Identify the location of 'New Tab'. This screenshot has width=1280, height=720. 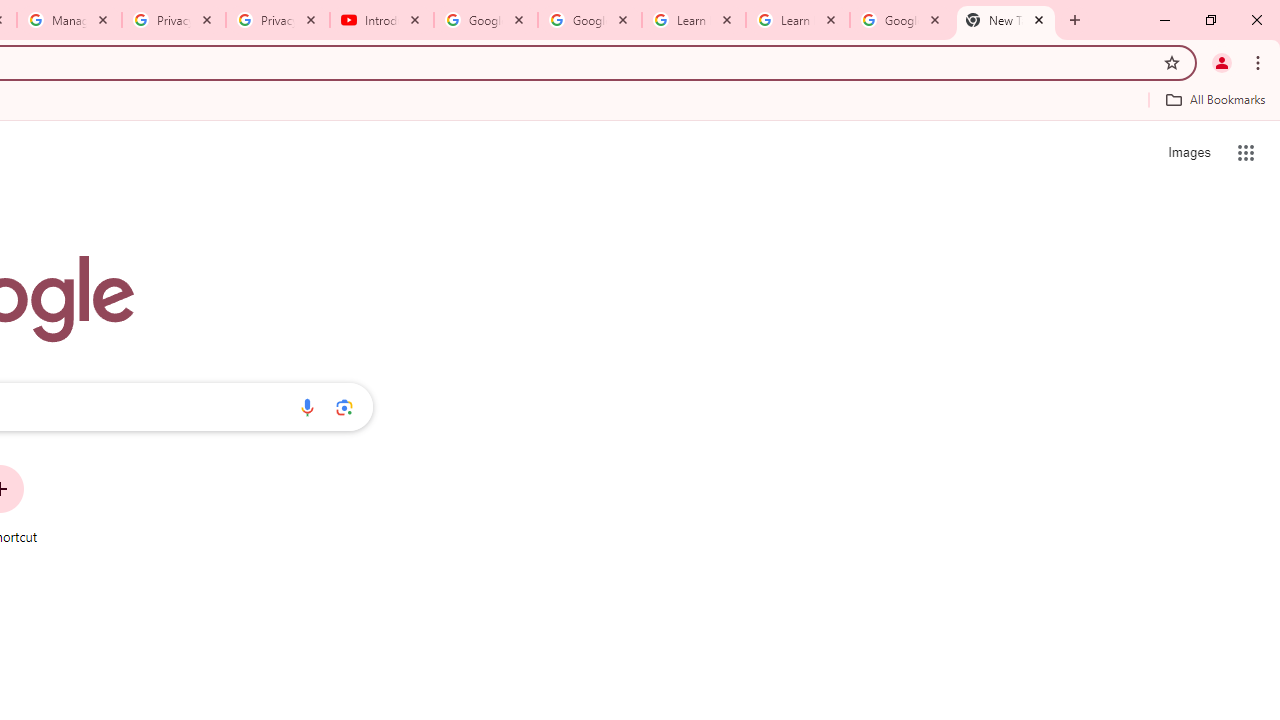
(1006, 20).